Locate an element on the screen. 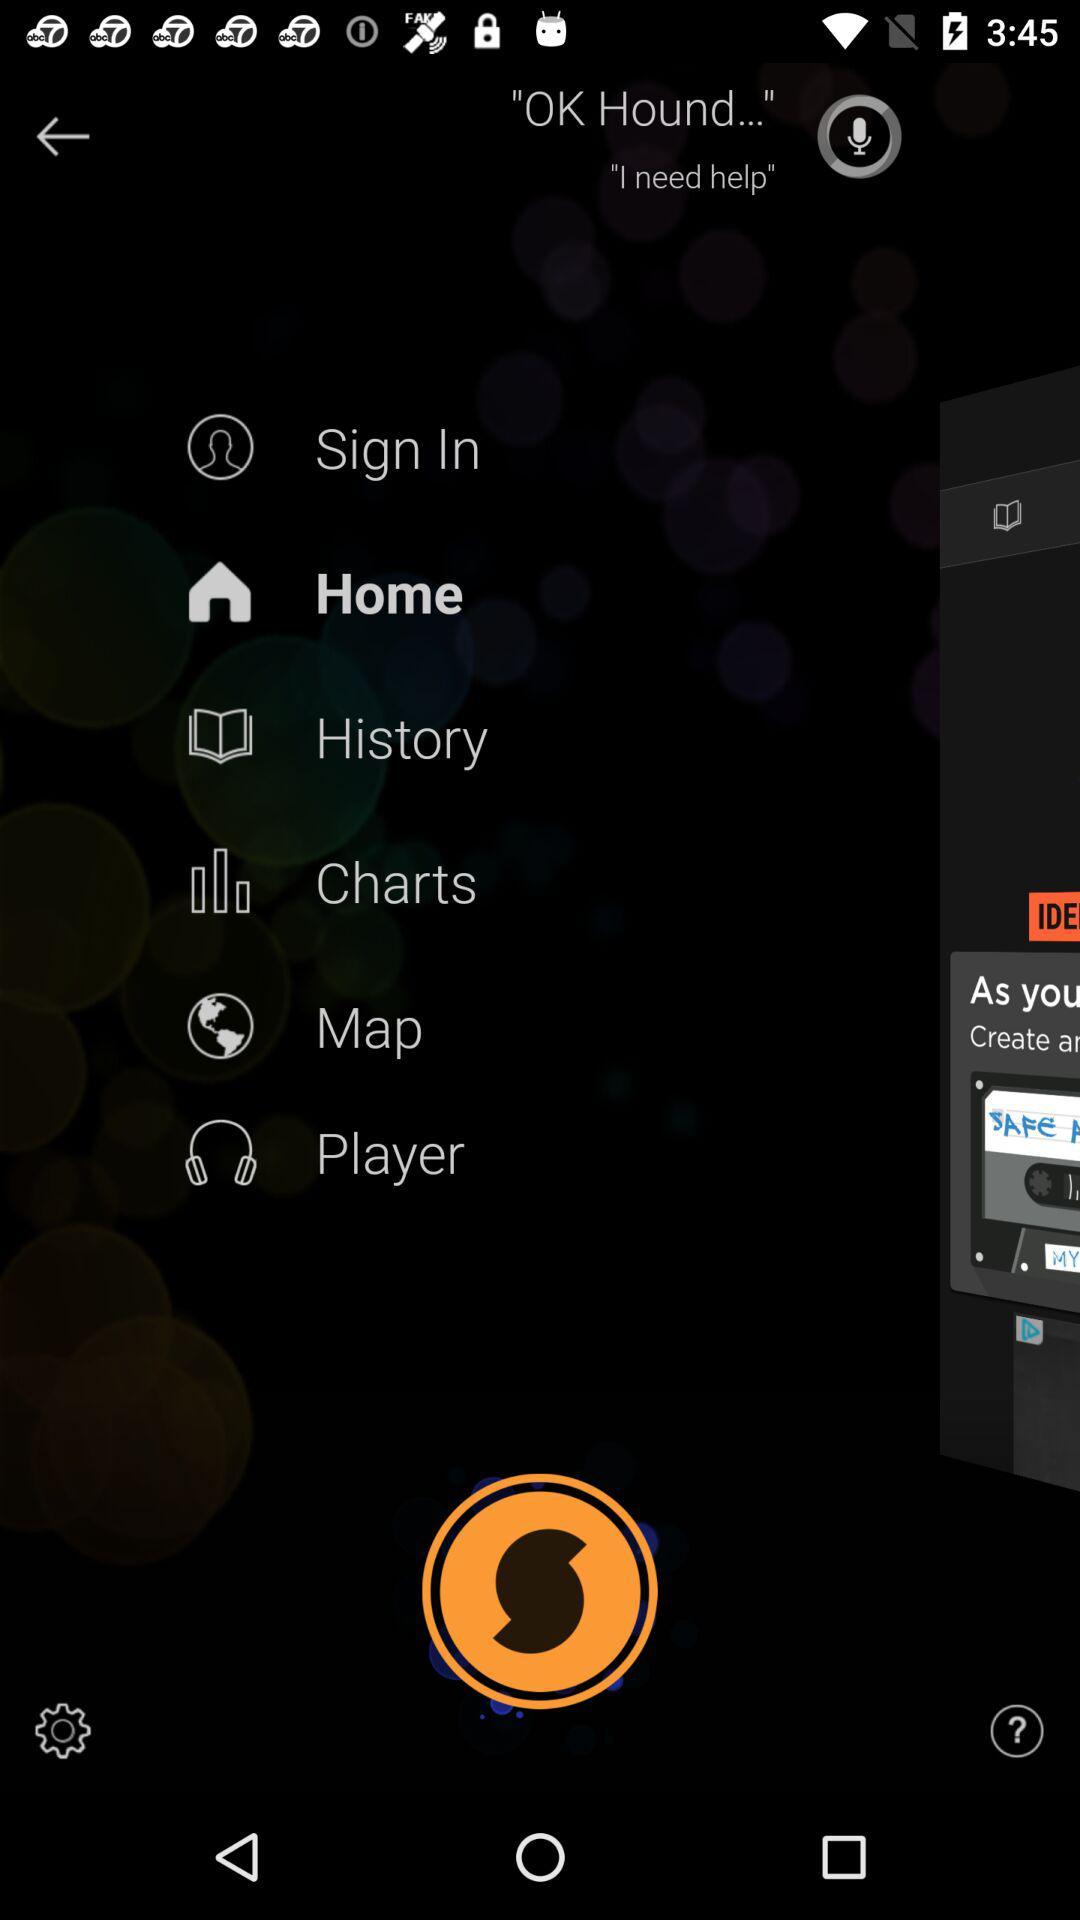 The image size is (1080, 1920). help is located at coordinates (1017, 1730).